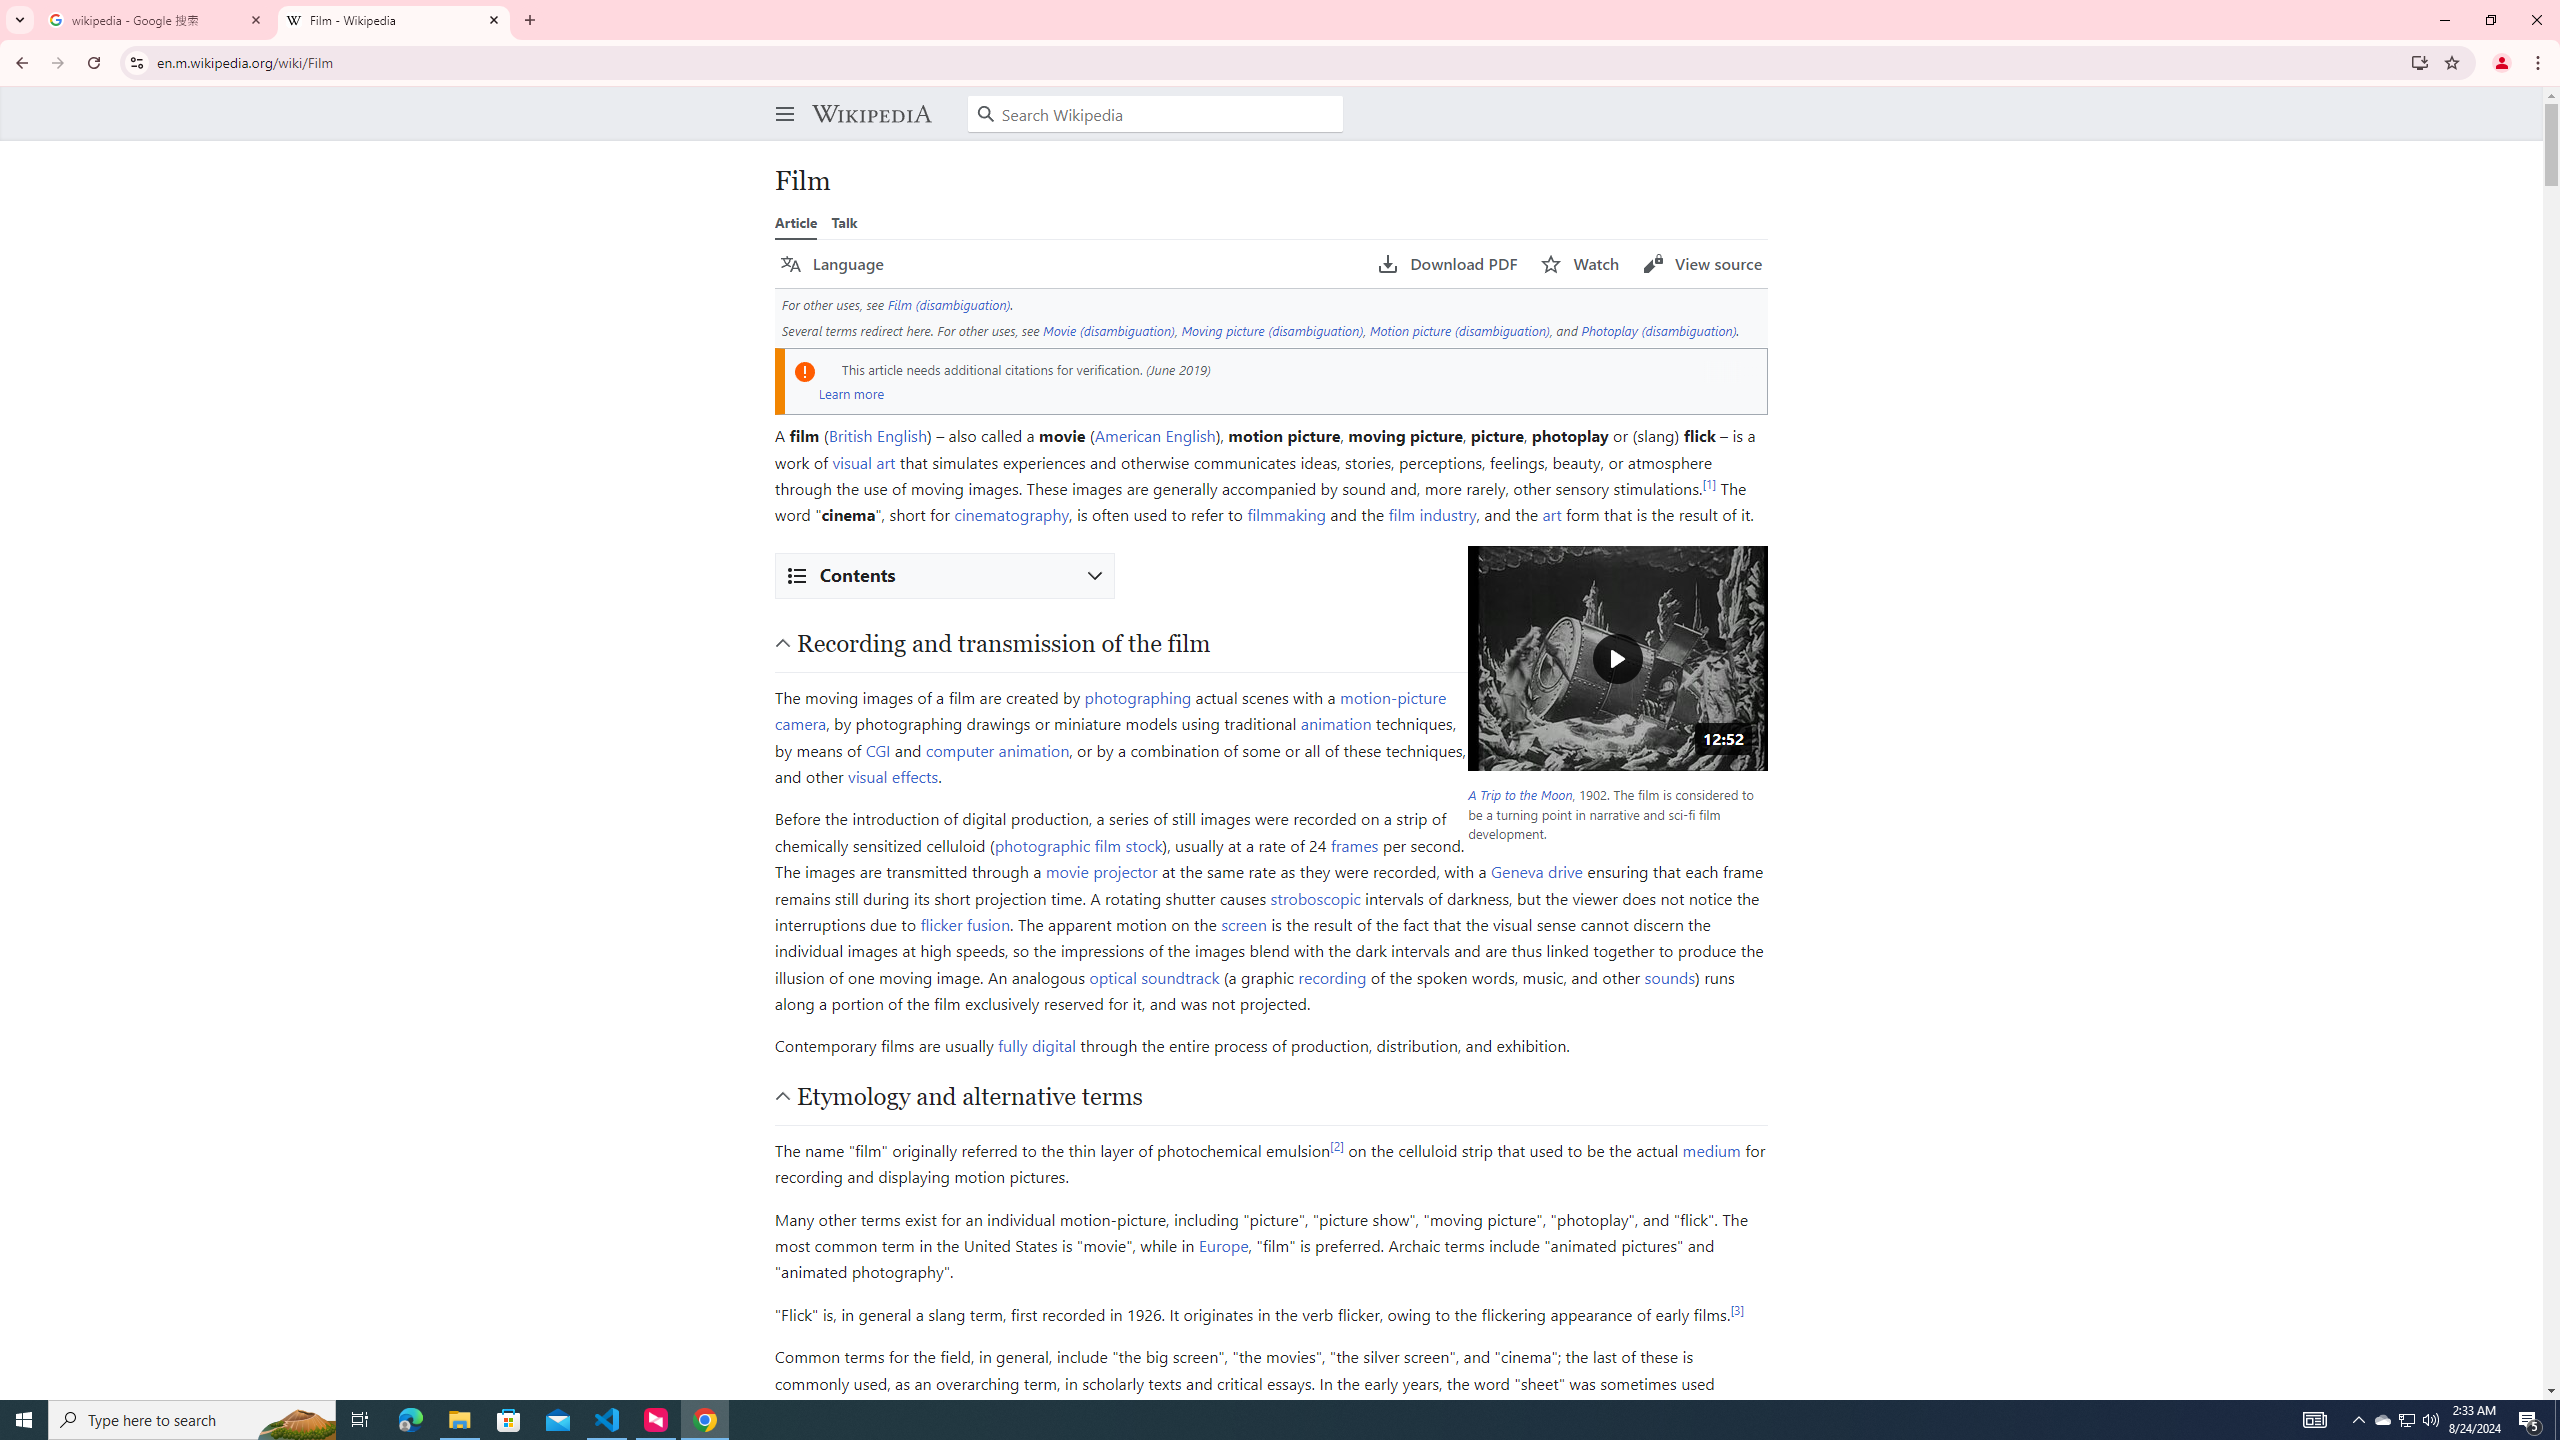  Describe the element at coordinates (871, 112) in the screenshot. I see `'Wikipedia'` at that location.